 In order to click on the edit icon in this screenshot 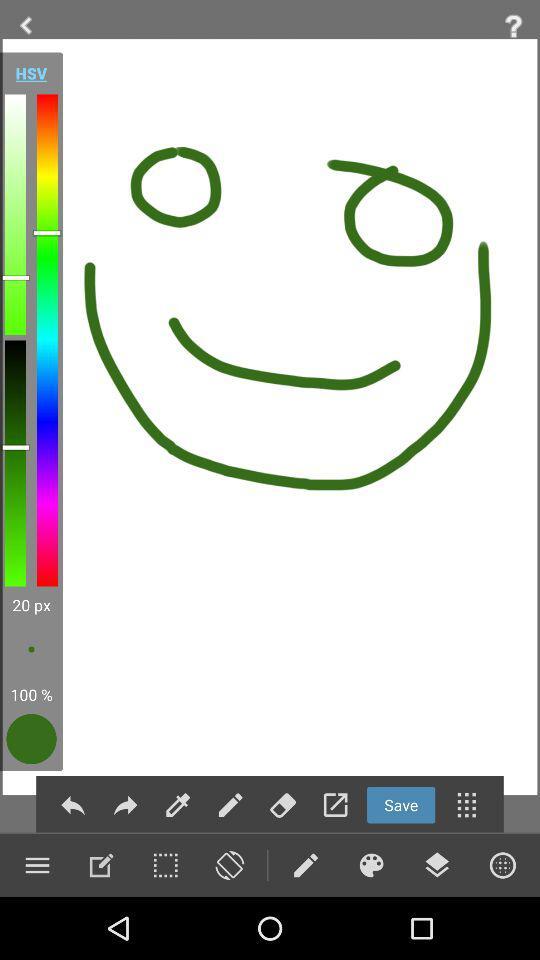, I will do `click(100, 864)`.